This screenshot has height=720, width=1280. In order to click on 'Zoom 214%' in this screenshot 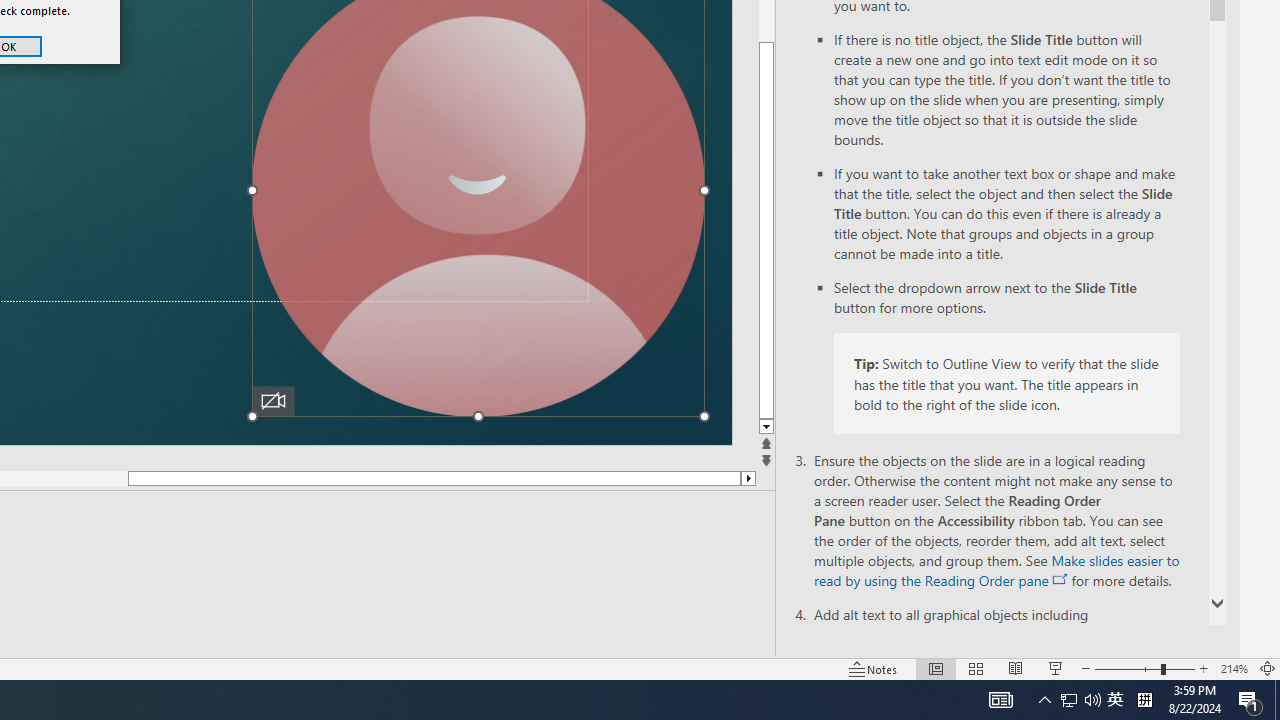, I will do `click(1233, 669)`.